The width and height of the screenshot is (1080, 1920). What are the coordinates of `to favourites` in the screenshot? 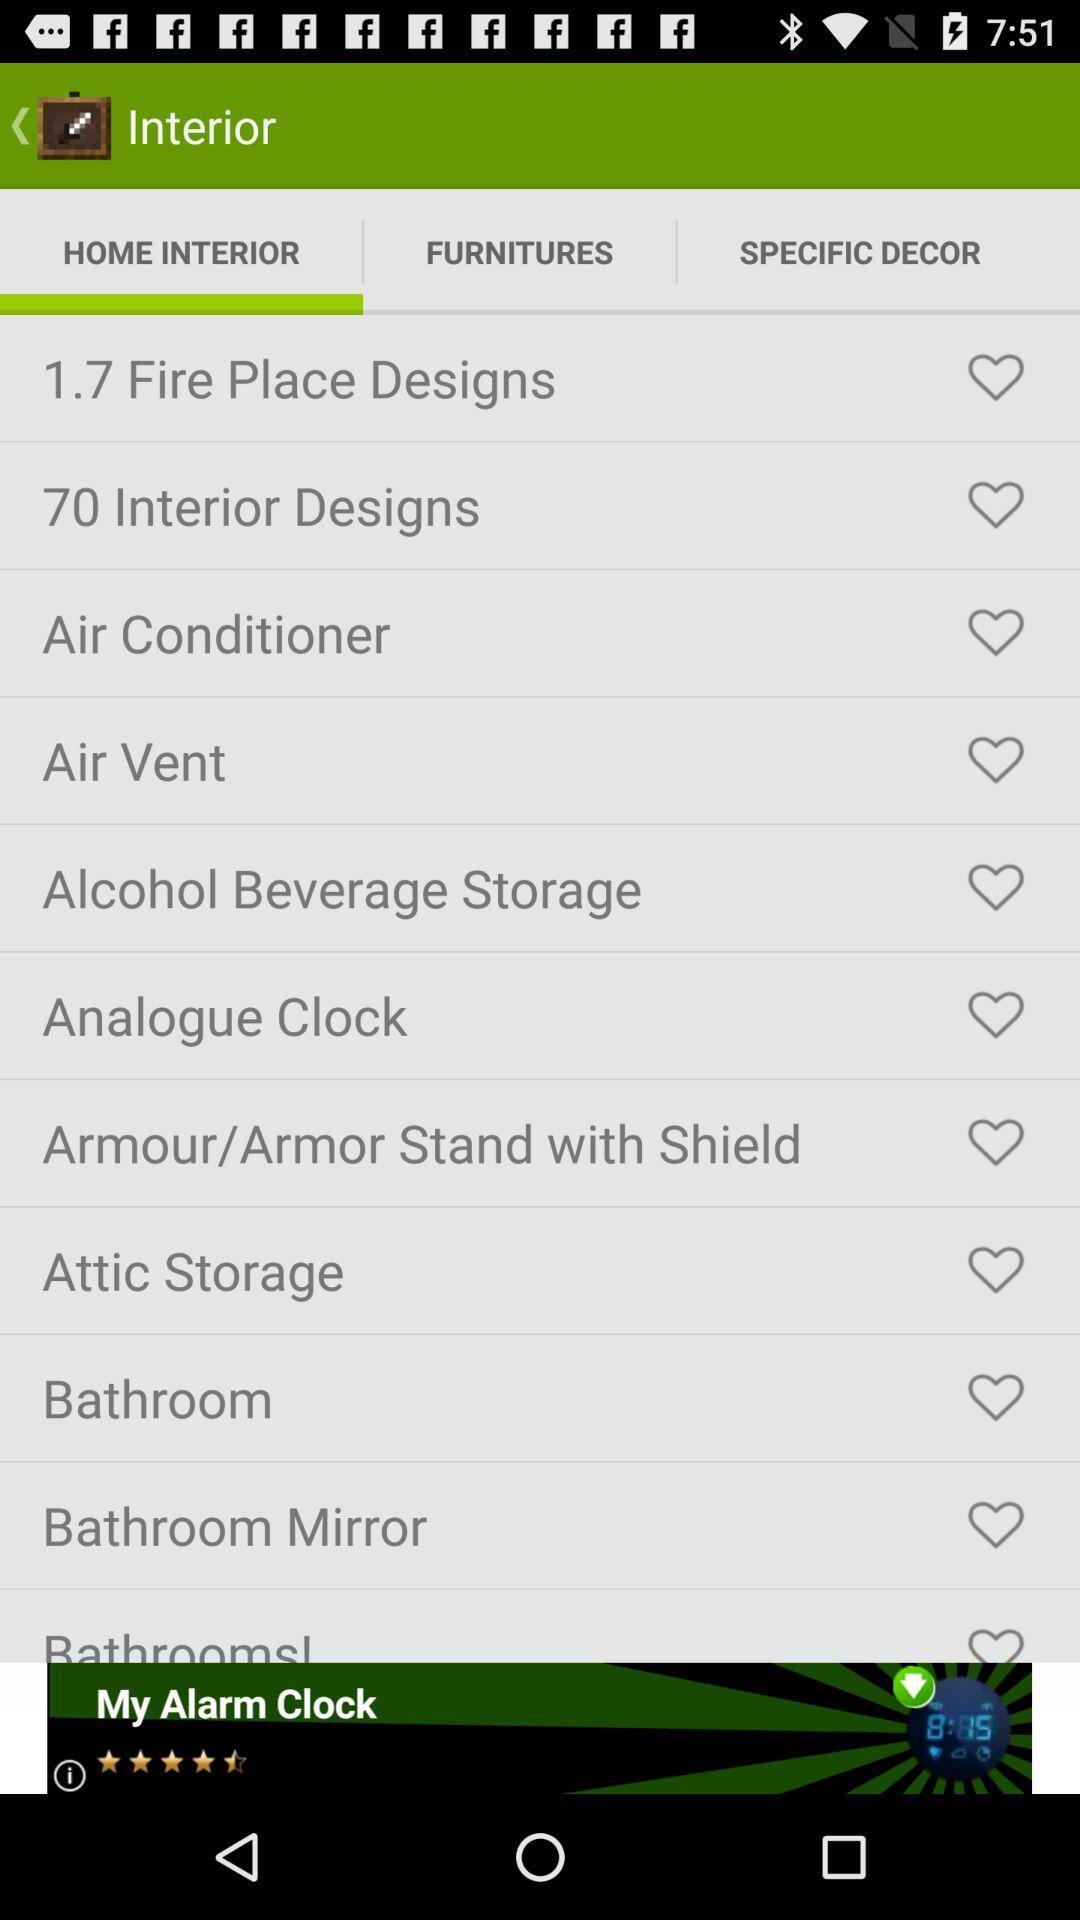 It's located at (995, 378).